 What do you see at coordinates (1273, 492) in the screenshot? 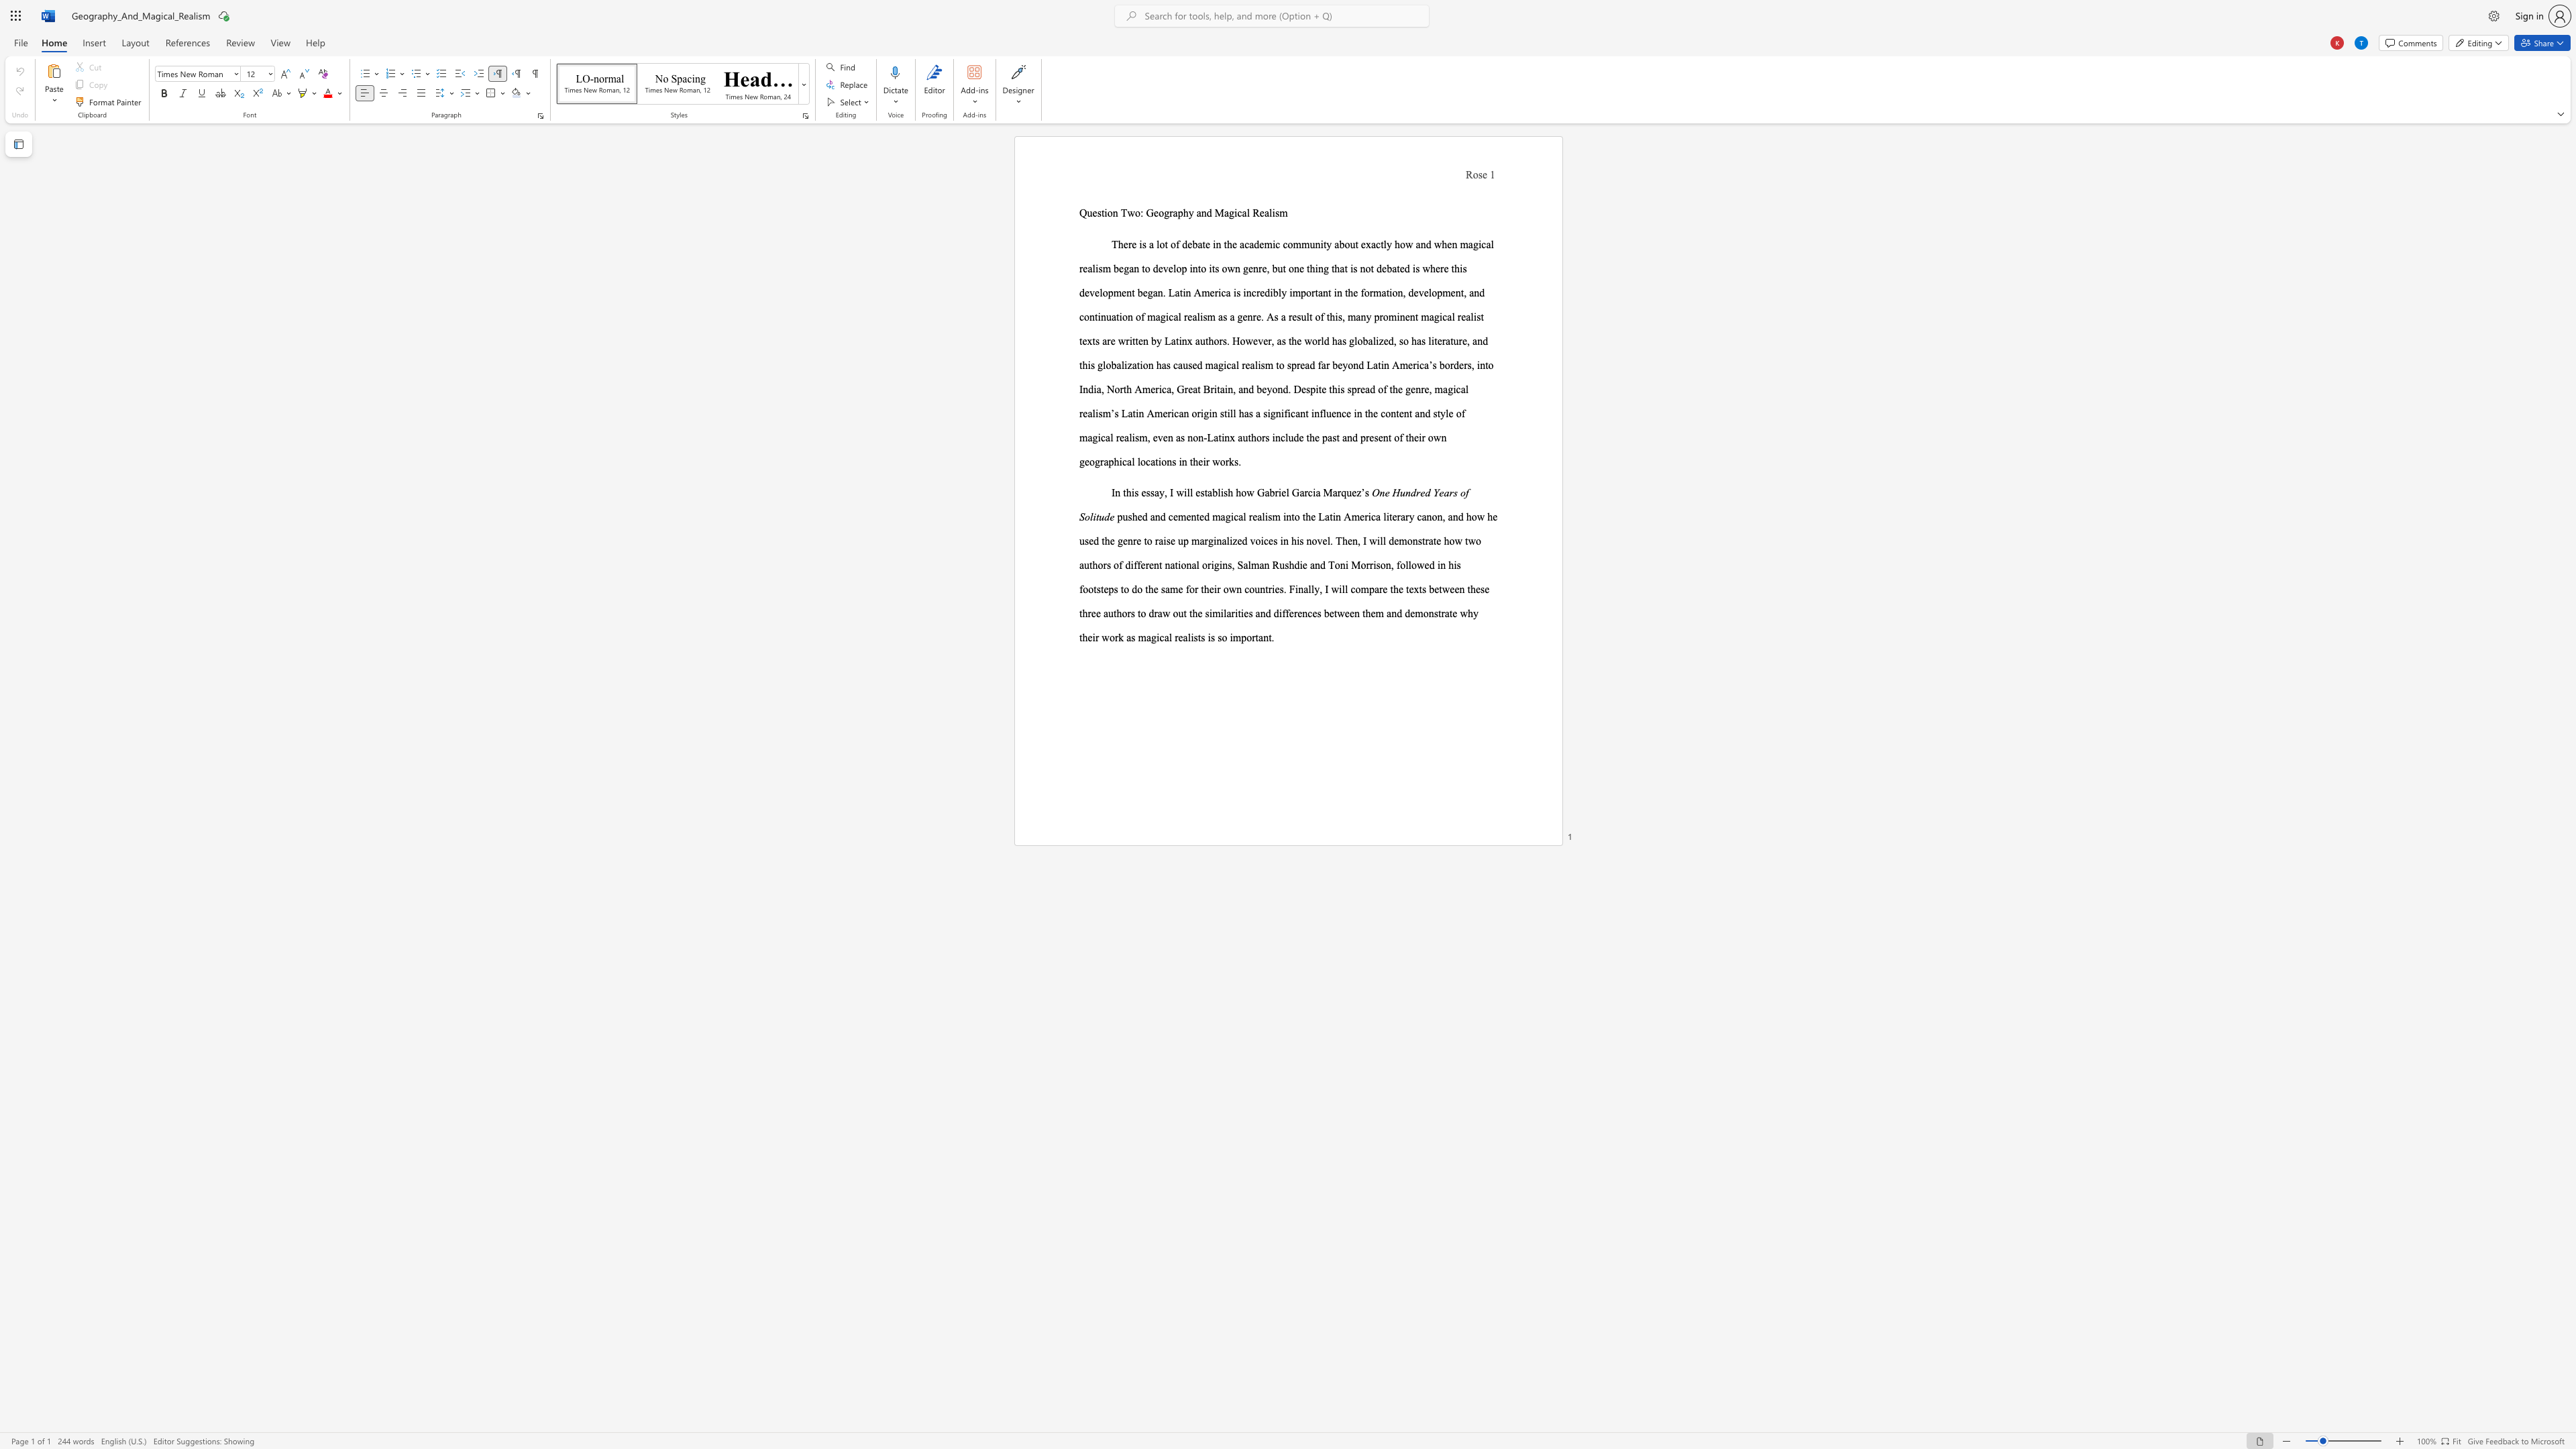
I see `the subset text "riel Garcia M" within the text "how Gabriel Garcia Marquez’s"` at bounding box center [1273, 492].